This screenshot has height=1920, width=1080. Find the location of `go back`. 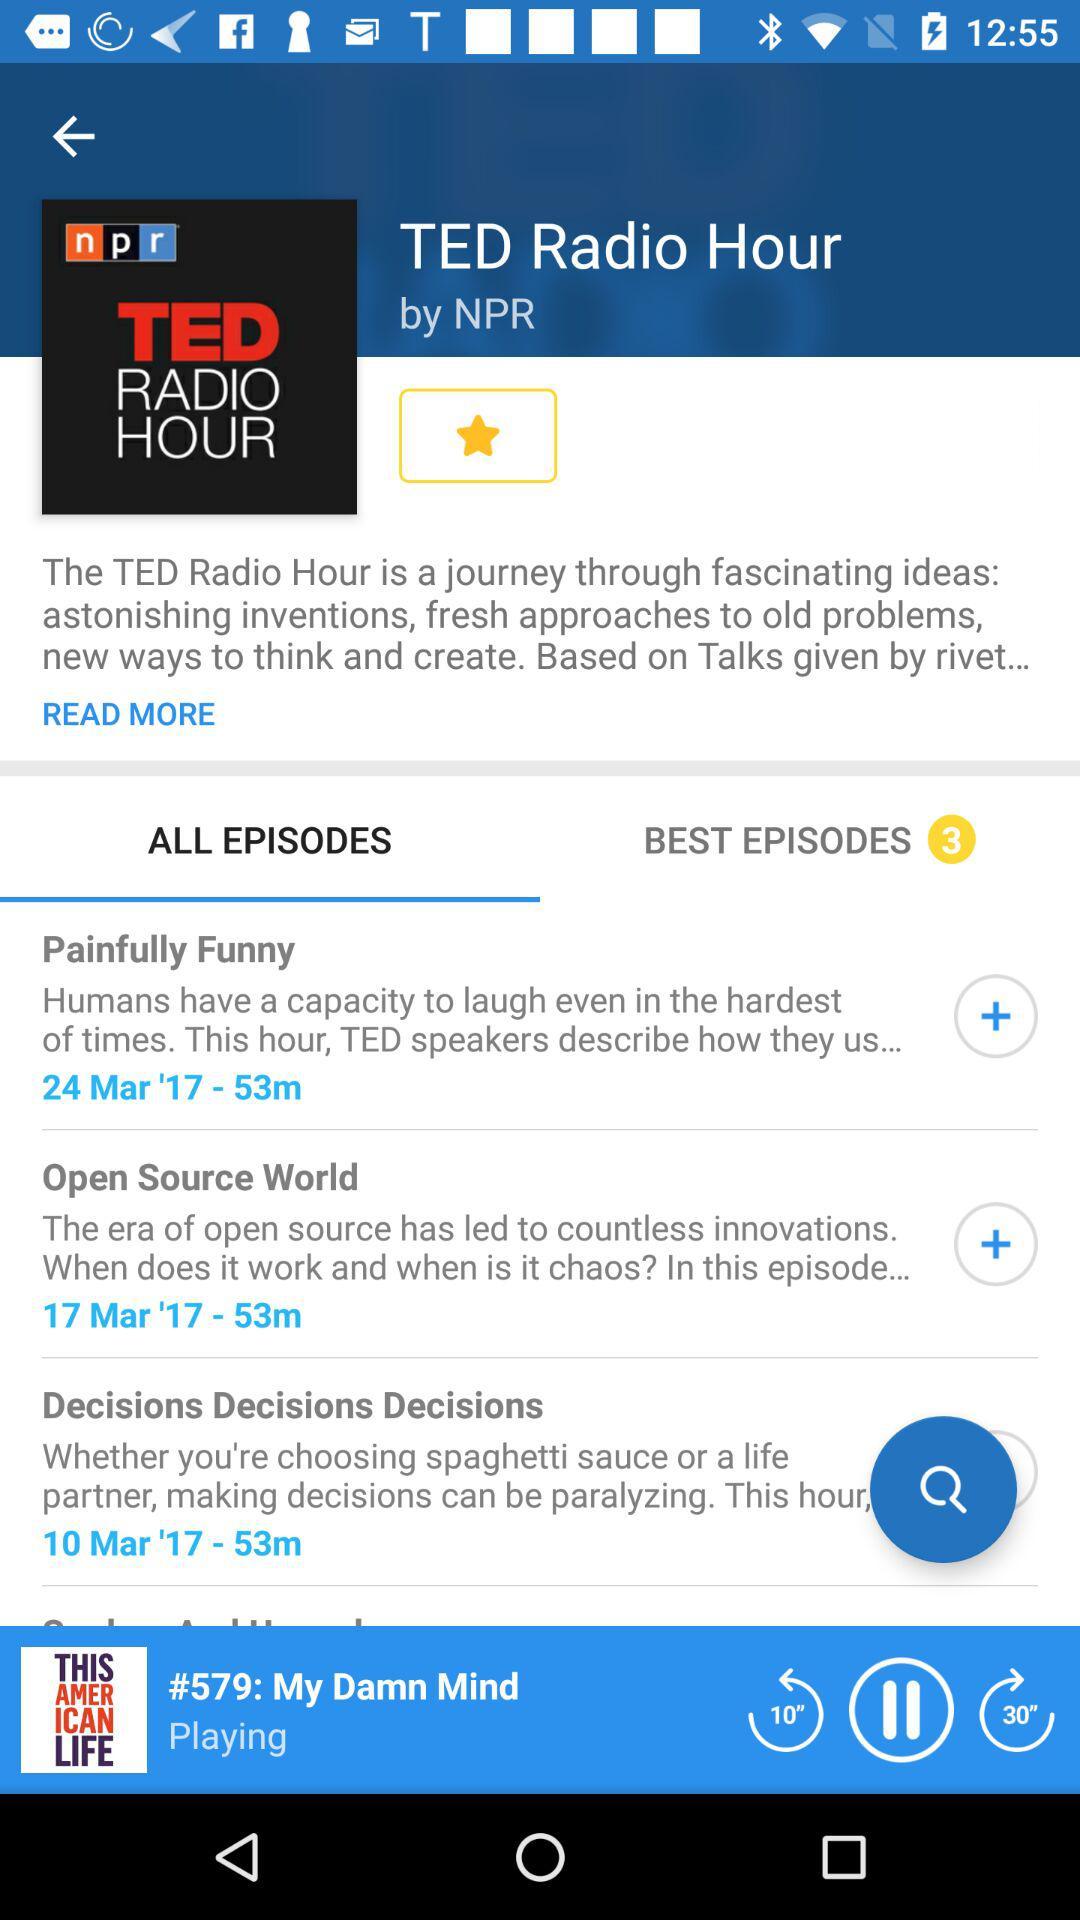

go back is located at coordinates (785, 1708).